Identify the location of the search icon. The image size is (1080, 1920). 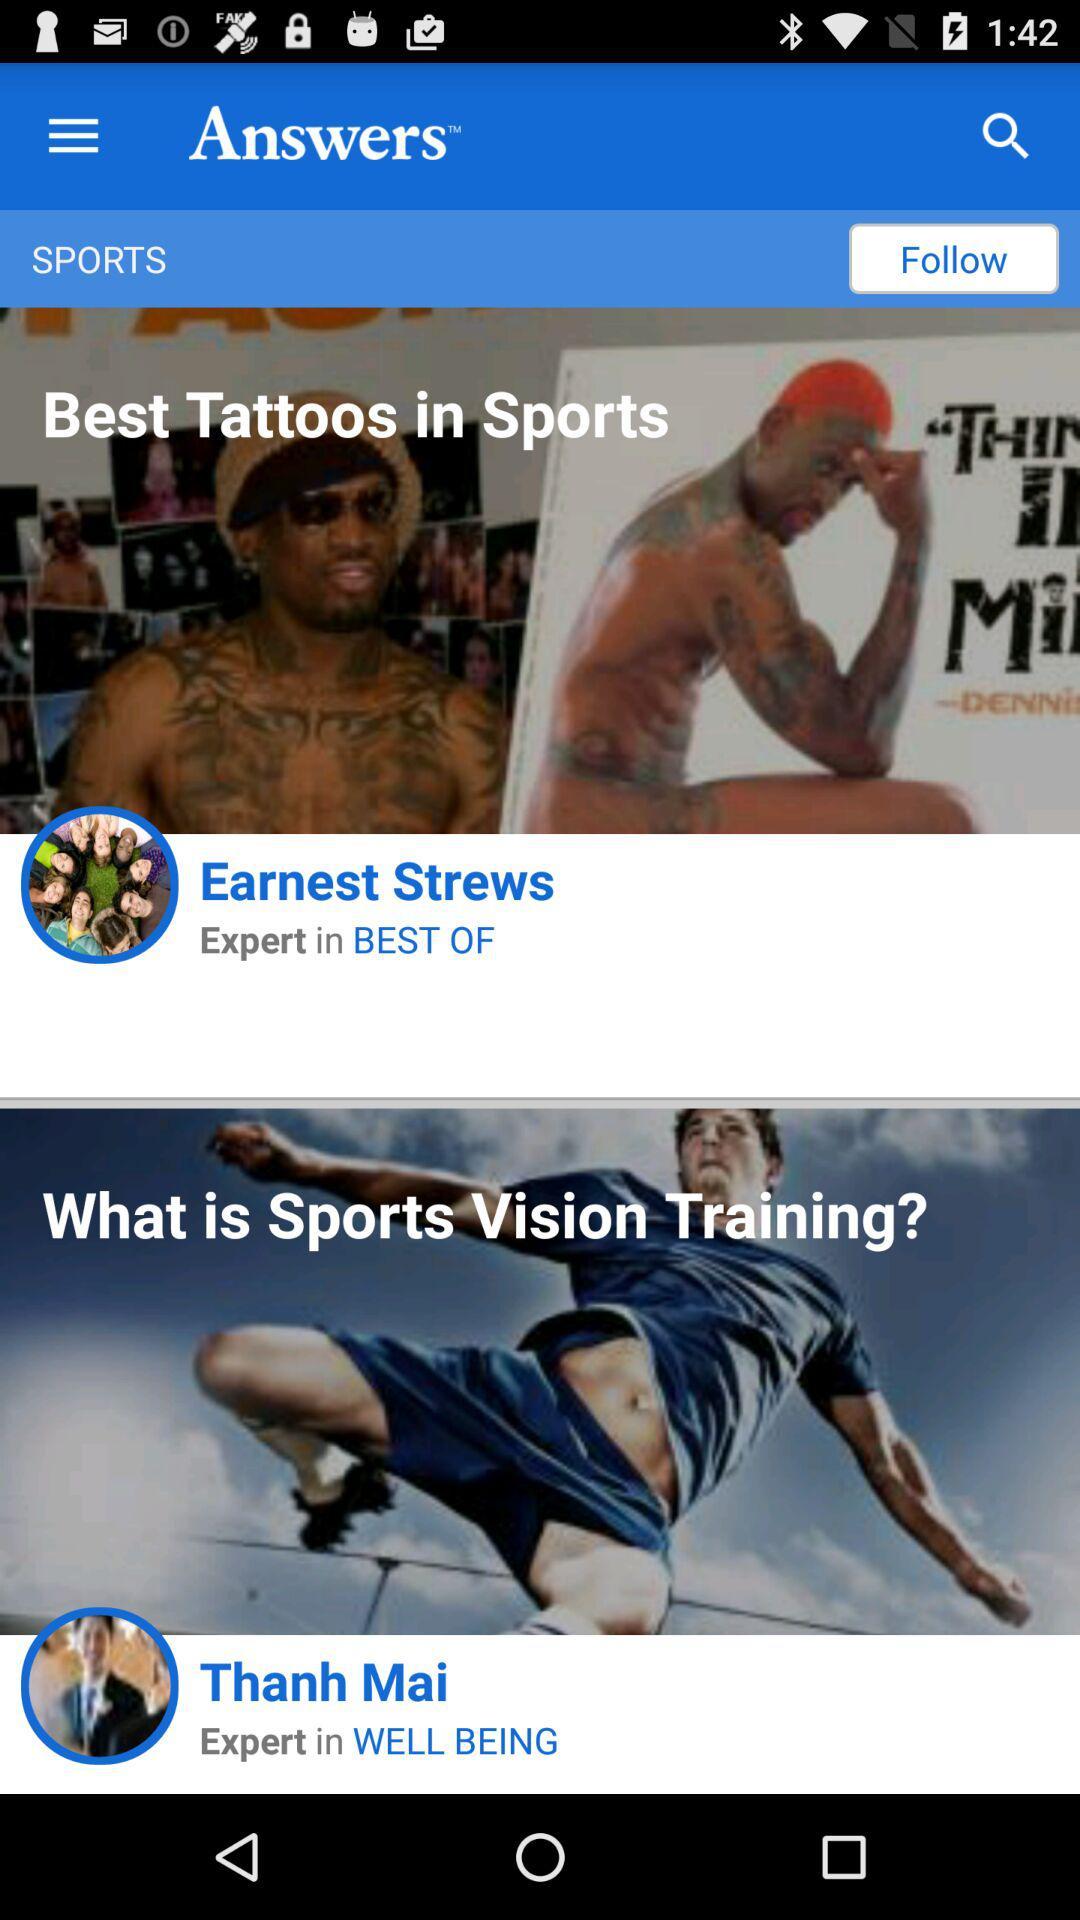
(1006, 145).